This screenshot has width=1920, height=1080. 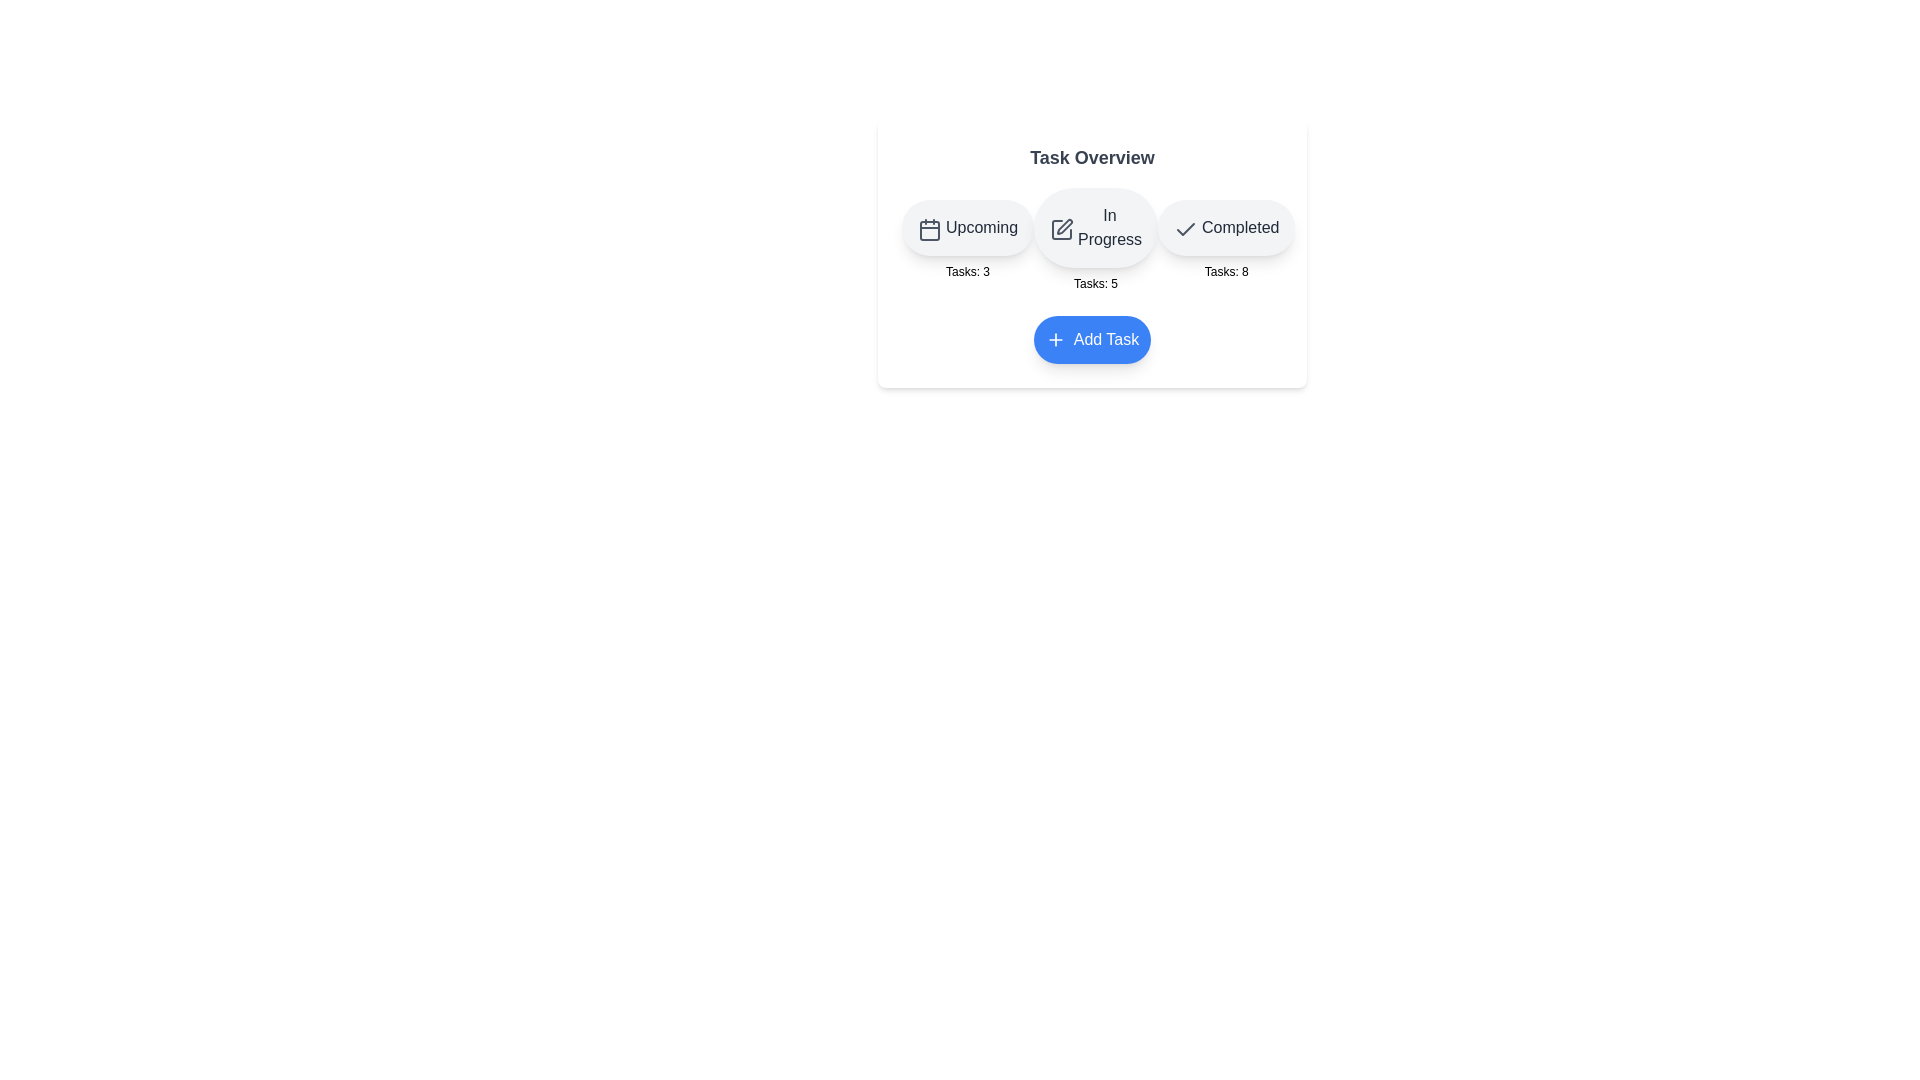 What do you see at coordinates (1091, 338) in the screenshot?
I see `'Add Task' button to increment the task count for the 'Upcoming' category` at bounding box center [1091, 338].